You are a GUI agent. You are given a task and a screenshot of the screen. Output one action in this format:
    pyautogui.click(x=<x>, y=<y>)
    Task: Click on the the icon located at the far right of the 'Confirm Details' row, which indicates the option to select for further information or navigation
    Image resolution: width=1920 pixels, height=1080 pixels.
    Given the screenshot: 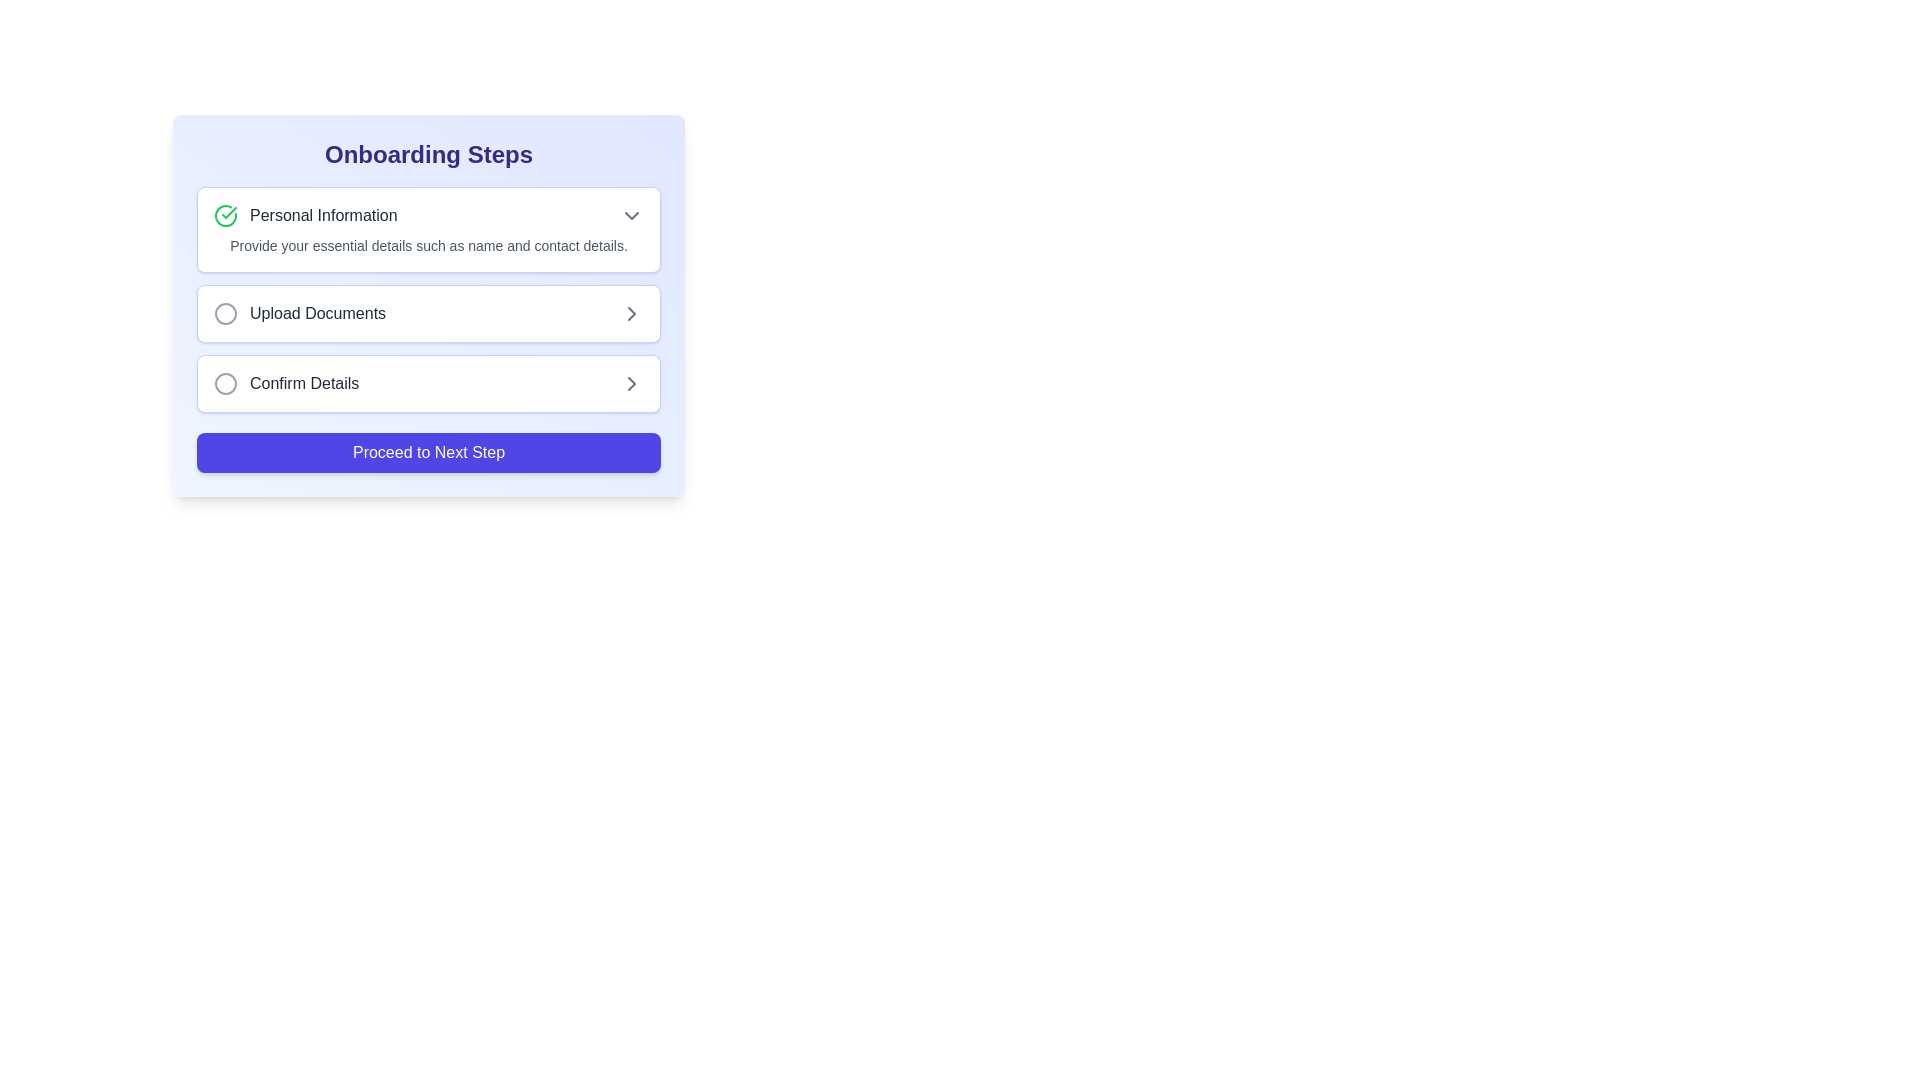 What is the action you would take?
    pyautogui.click(x=631, y=384)
    